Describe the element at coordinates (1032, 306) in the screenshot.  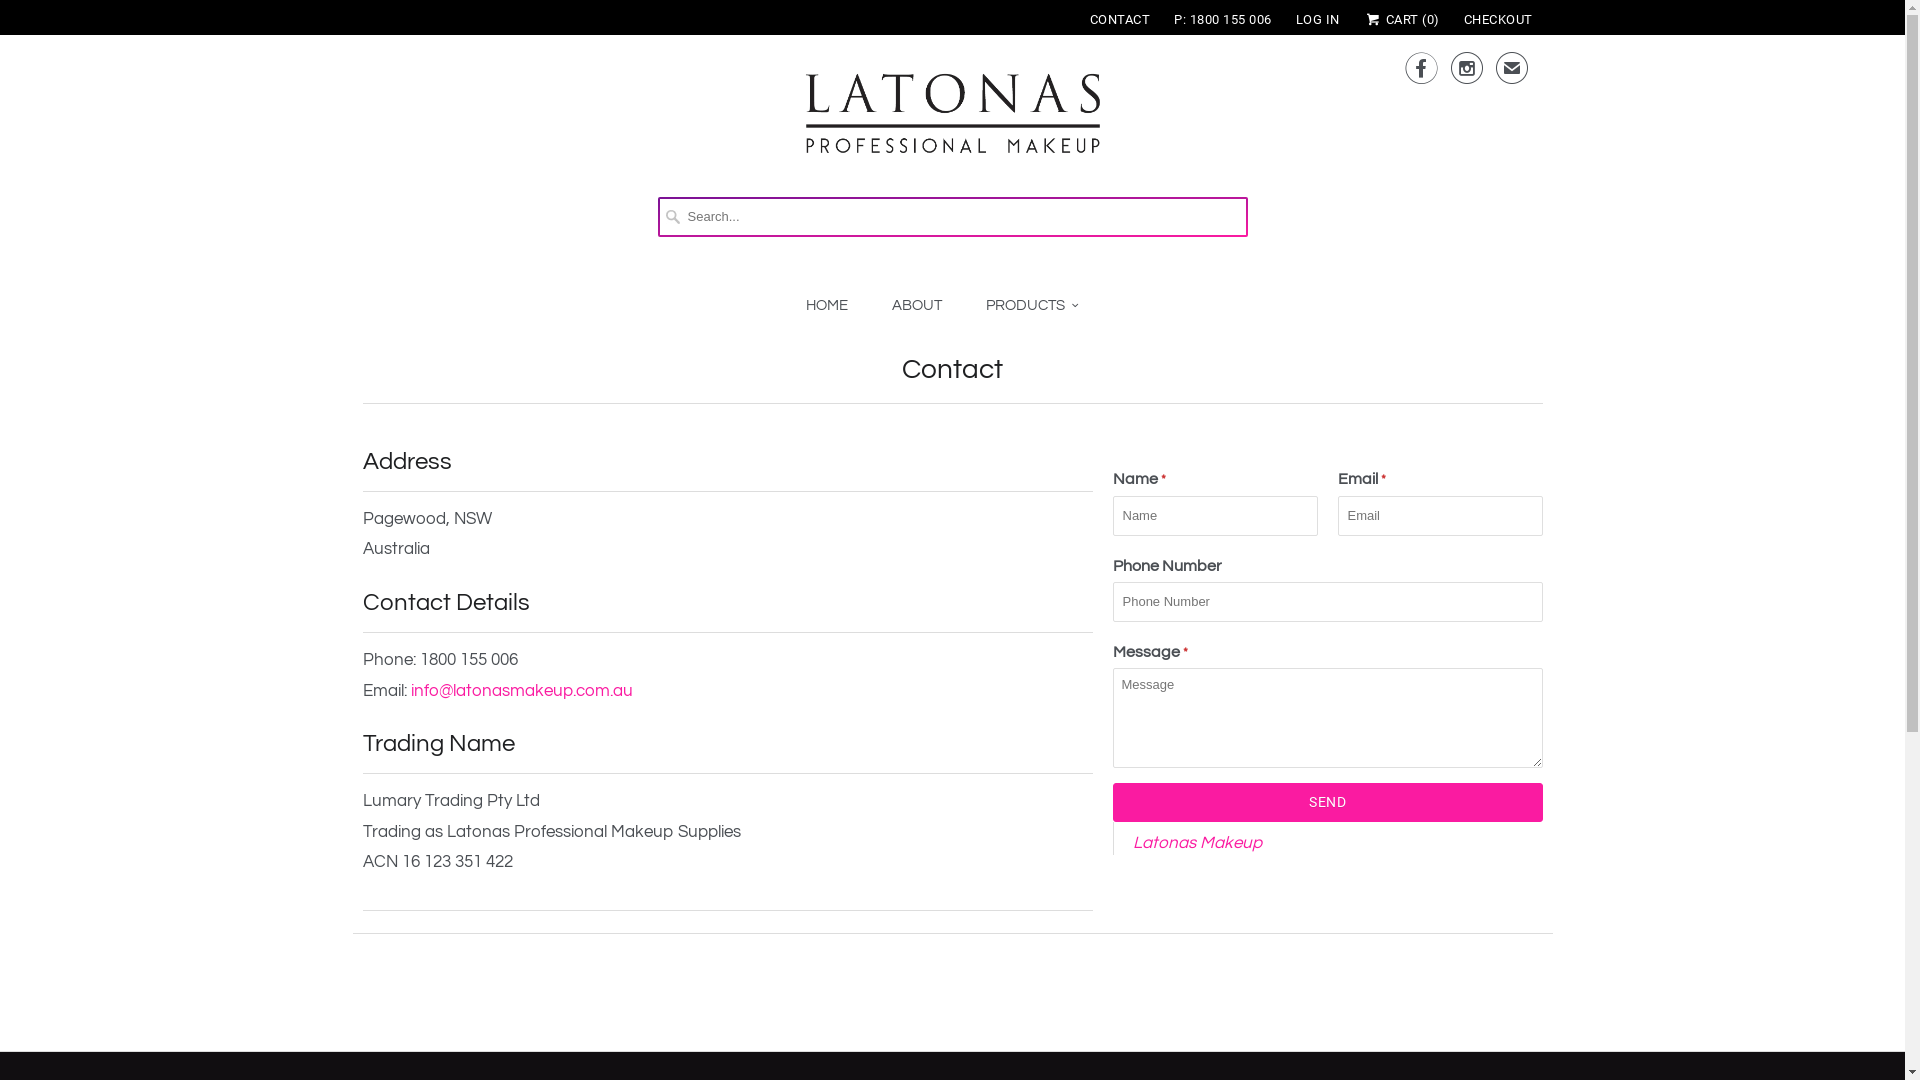
I see `'PRODUCTS'` at that location.